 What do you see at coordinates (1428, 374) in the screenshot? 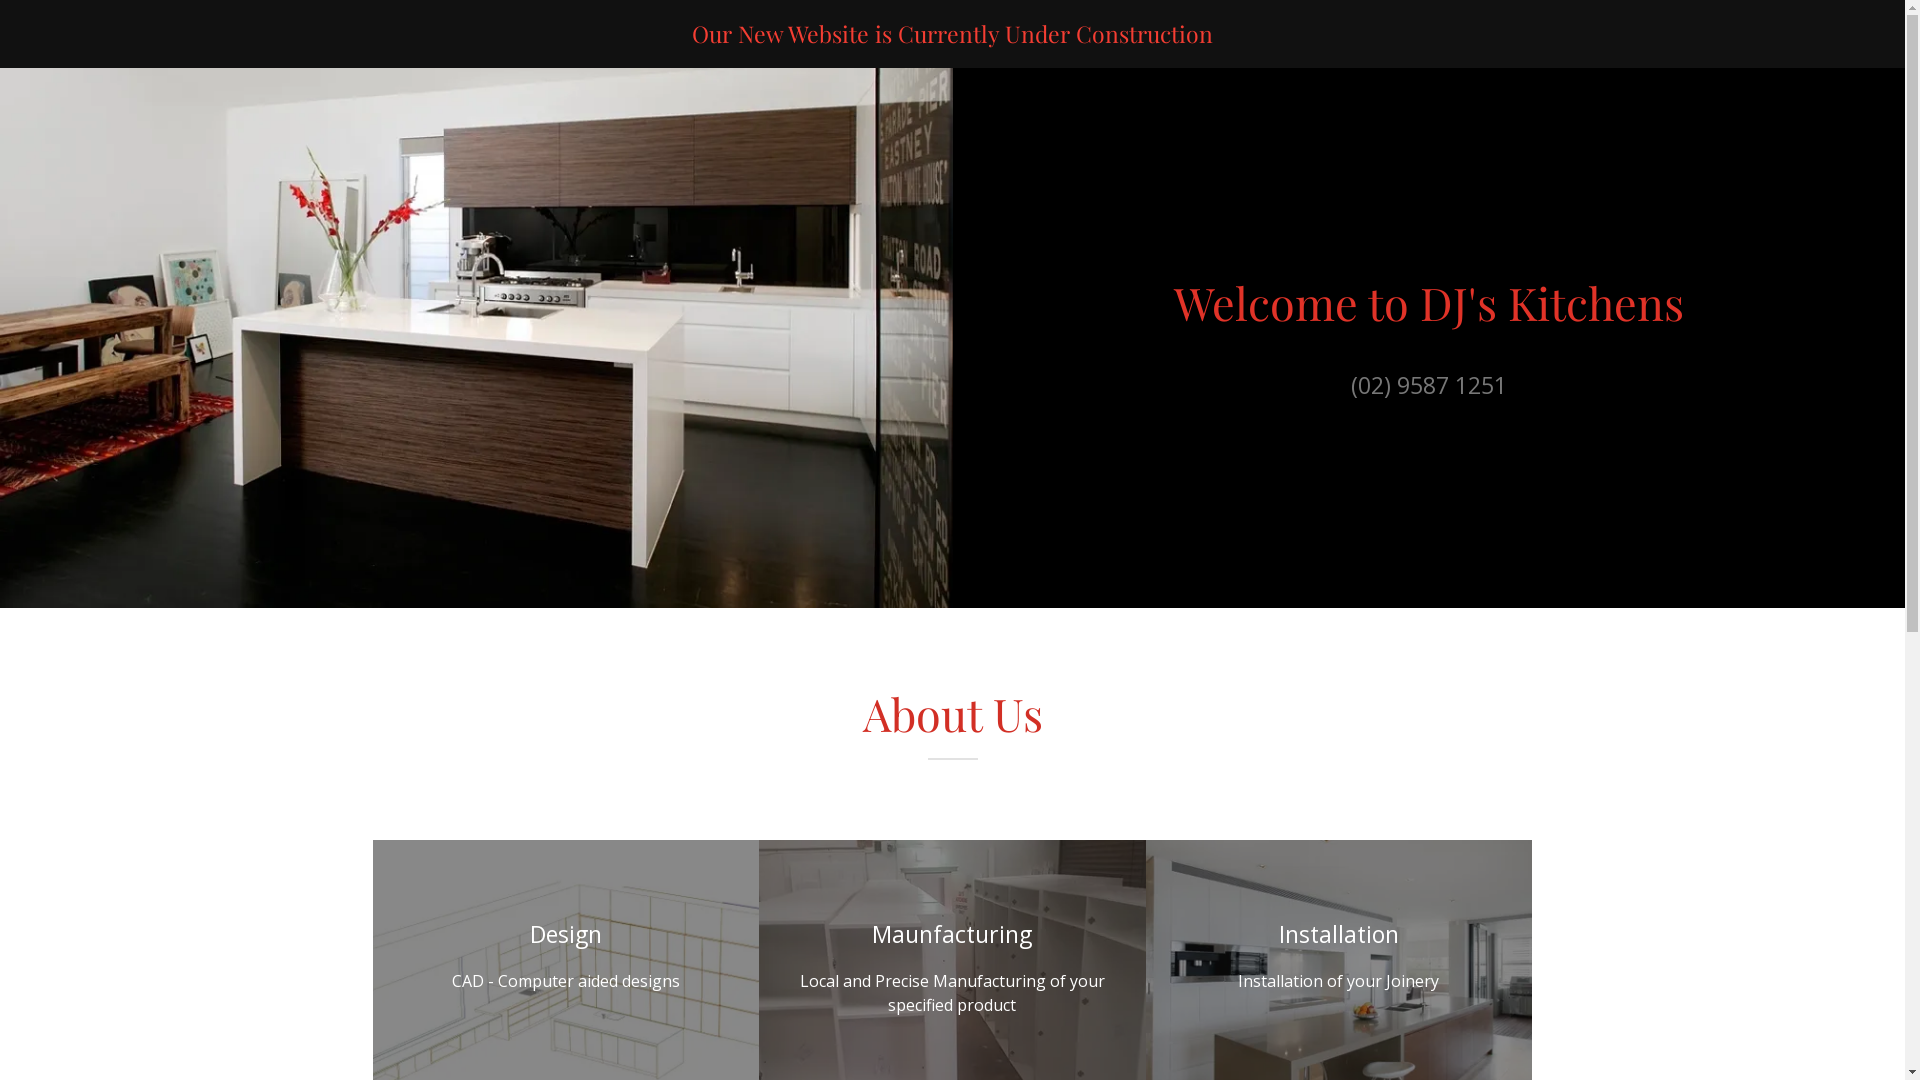
I see `'(02) 9587 1251'` at bounding box center [1428, 374].